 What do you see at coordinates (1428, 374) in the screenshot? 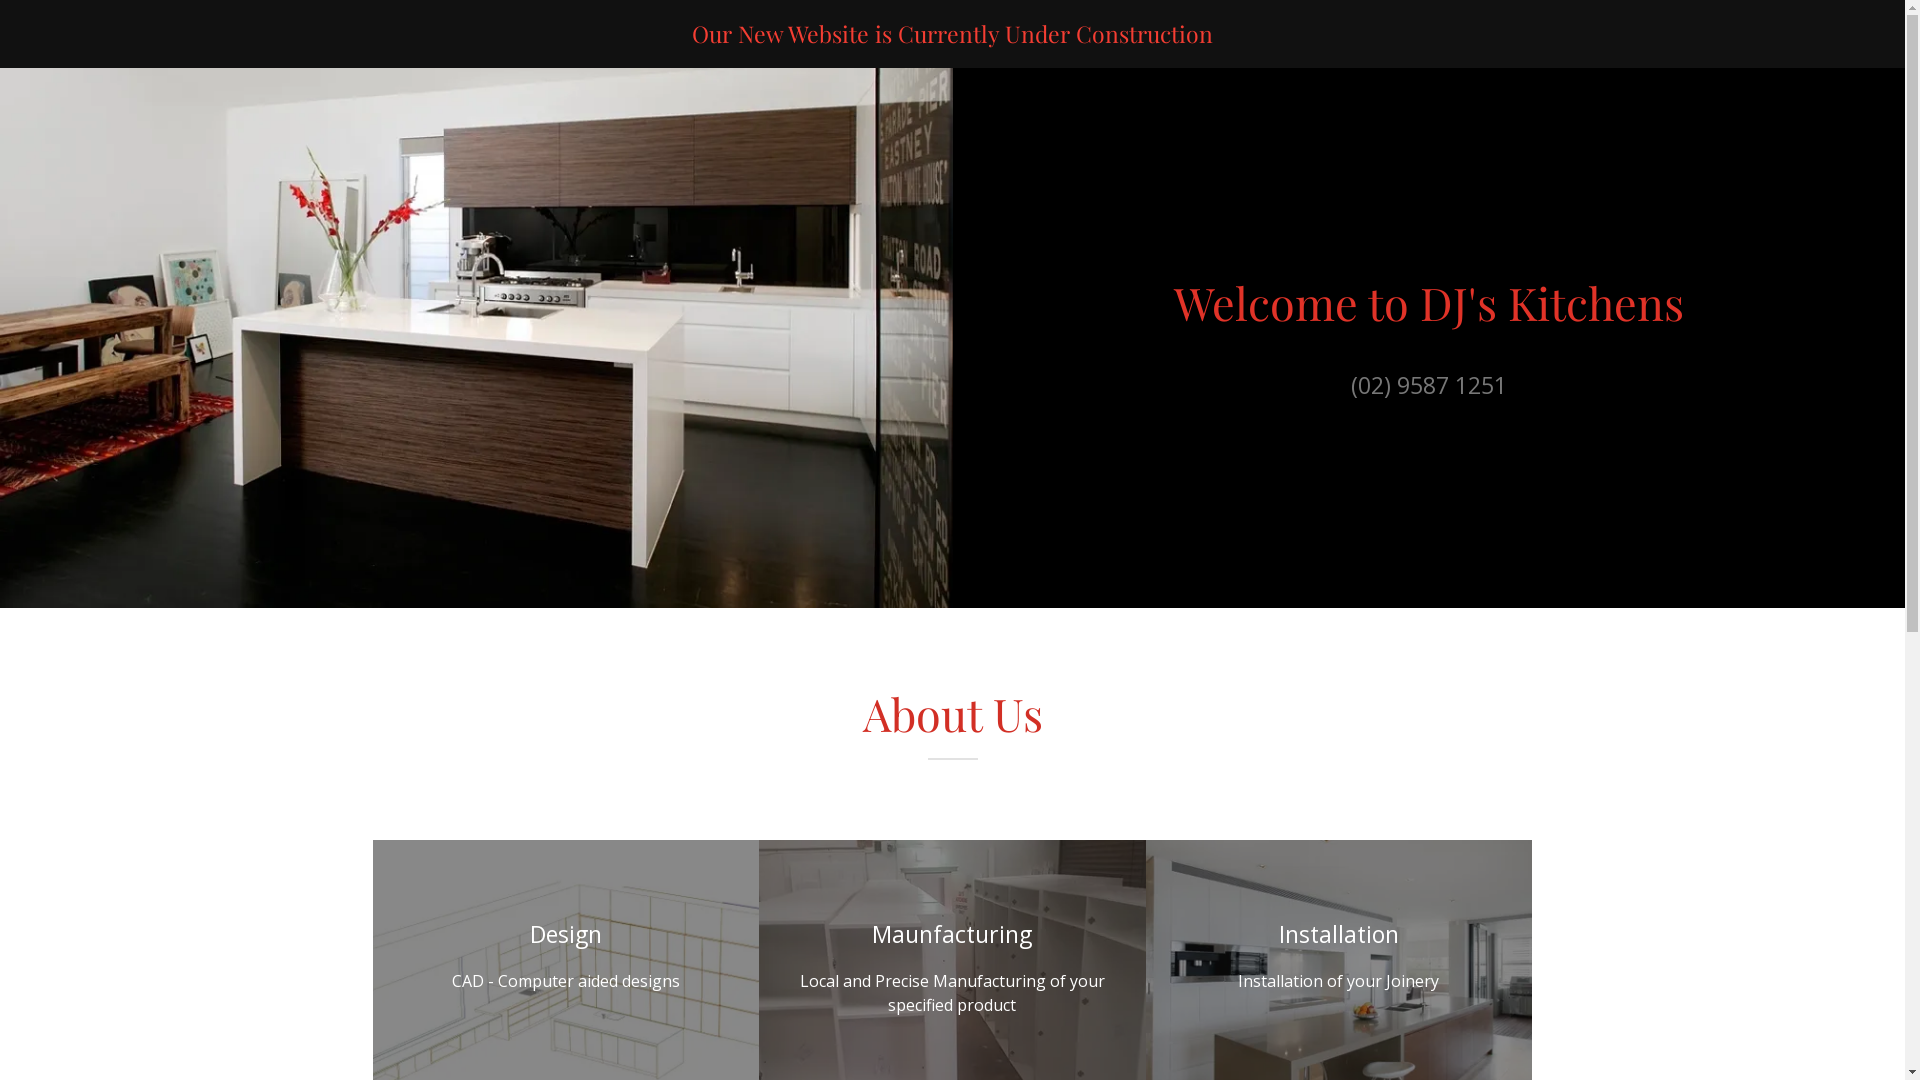
I see `'(02) 9587 1251'` at bounding box center [1428, 374].